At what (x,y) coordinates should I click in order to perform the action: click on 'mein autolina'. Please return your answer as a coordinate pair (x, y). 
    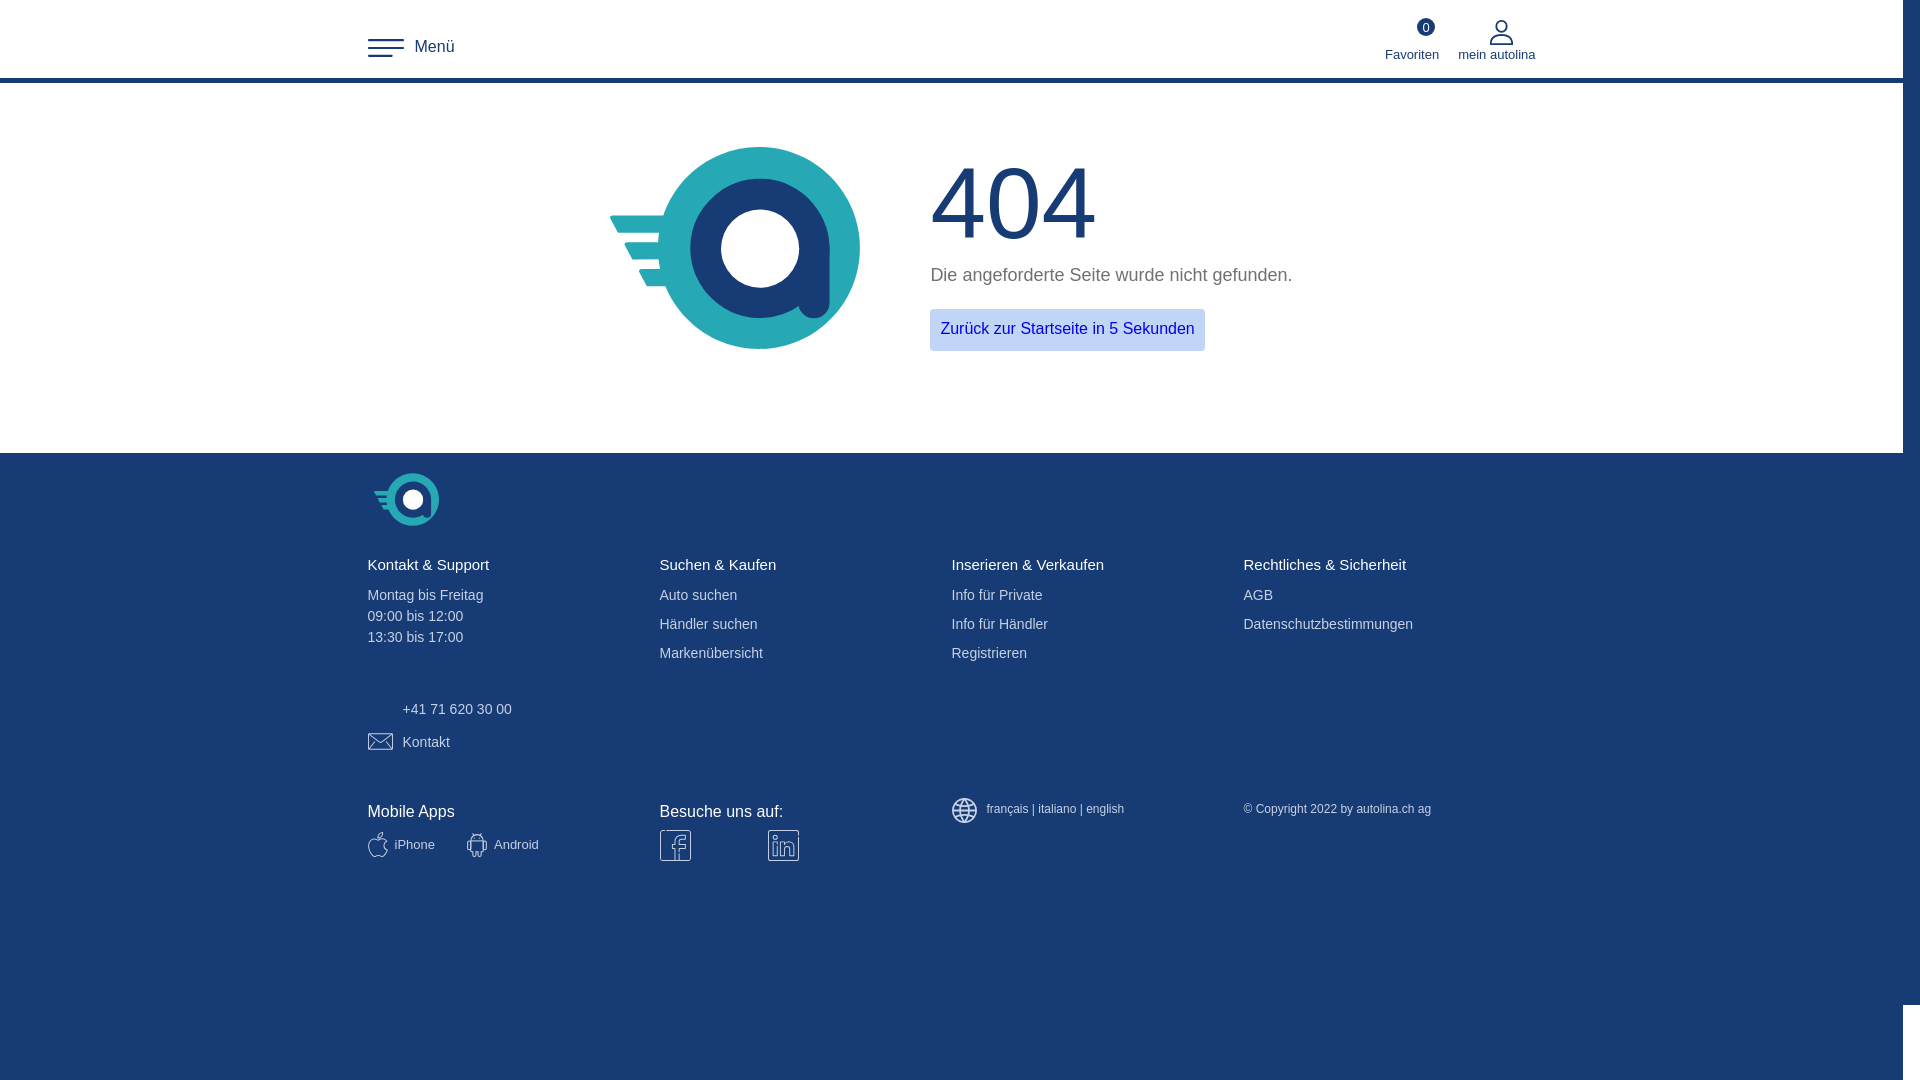
    Looking at the image, I should click on (1496, 39).